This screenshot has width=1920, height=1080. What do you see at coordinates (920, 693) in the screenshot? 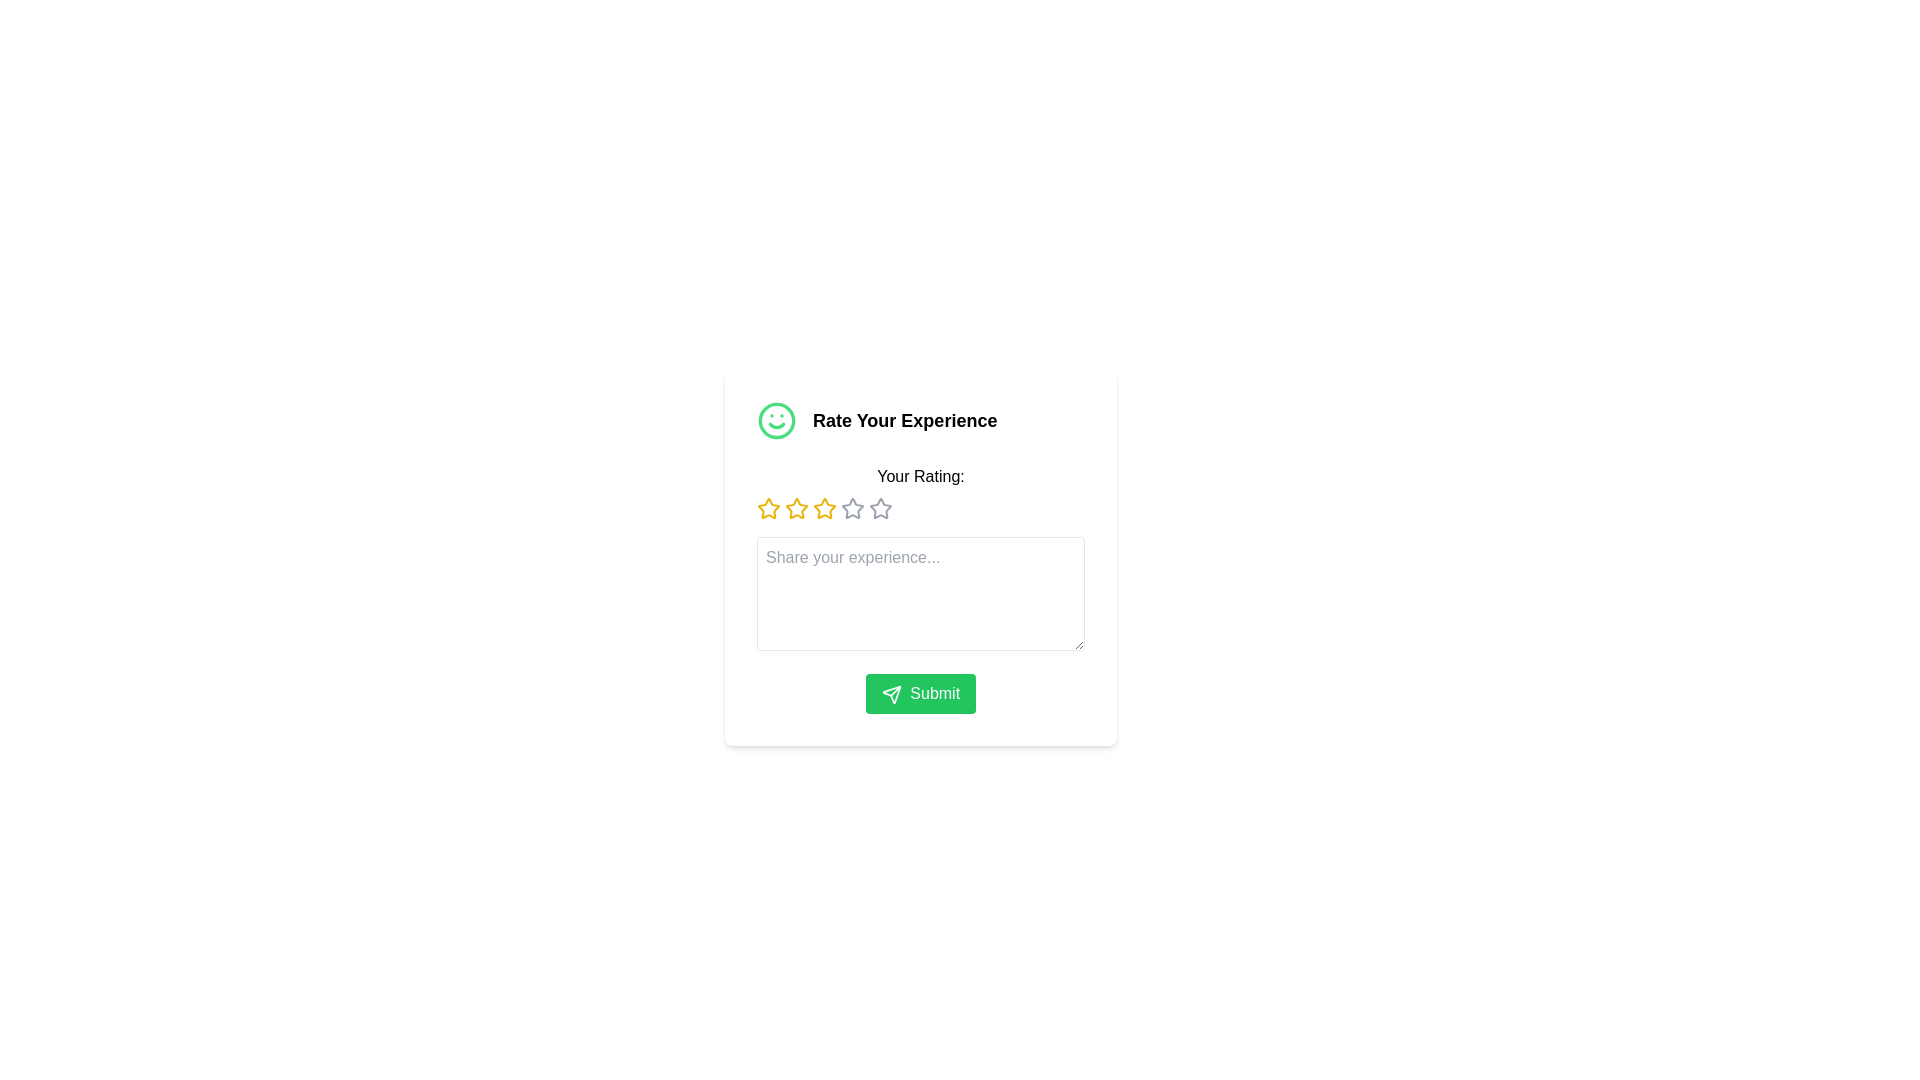
I see `the submit button located at the bottom-center of the feedback form to finalize and submit the user's rating and feedback` at bounding box center [920, 693].